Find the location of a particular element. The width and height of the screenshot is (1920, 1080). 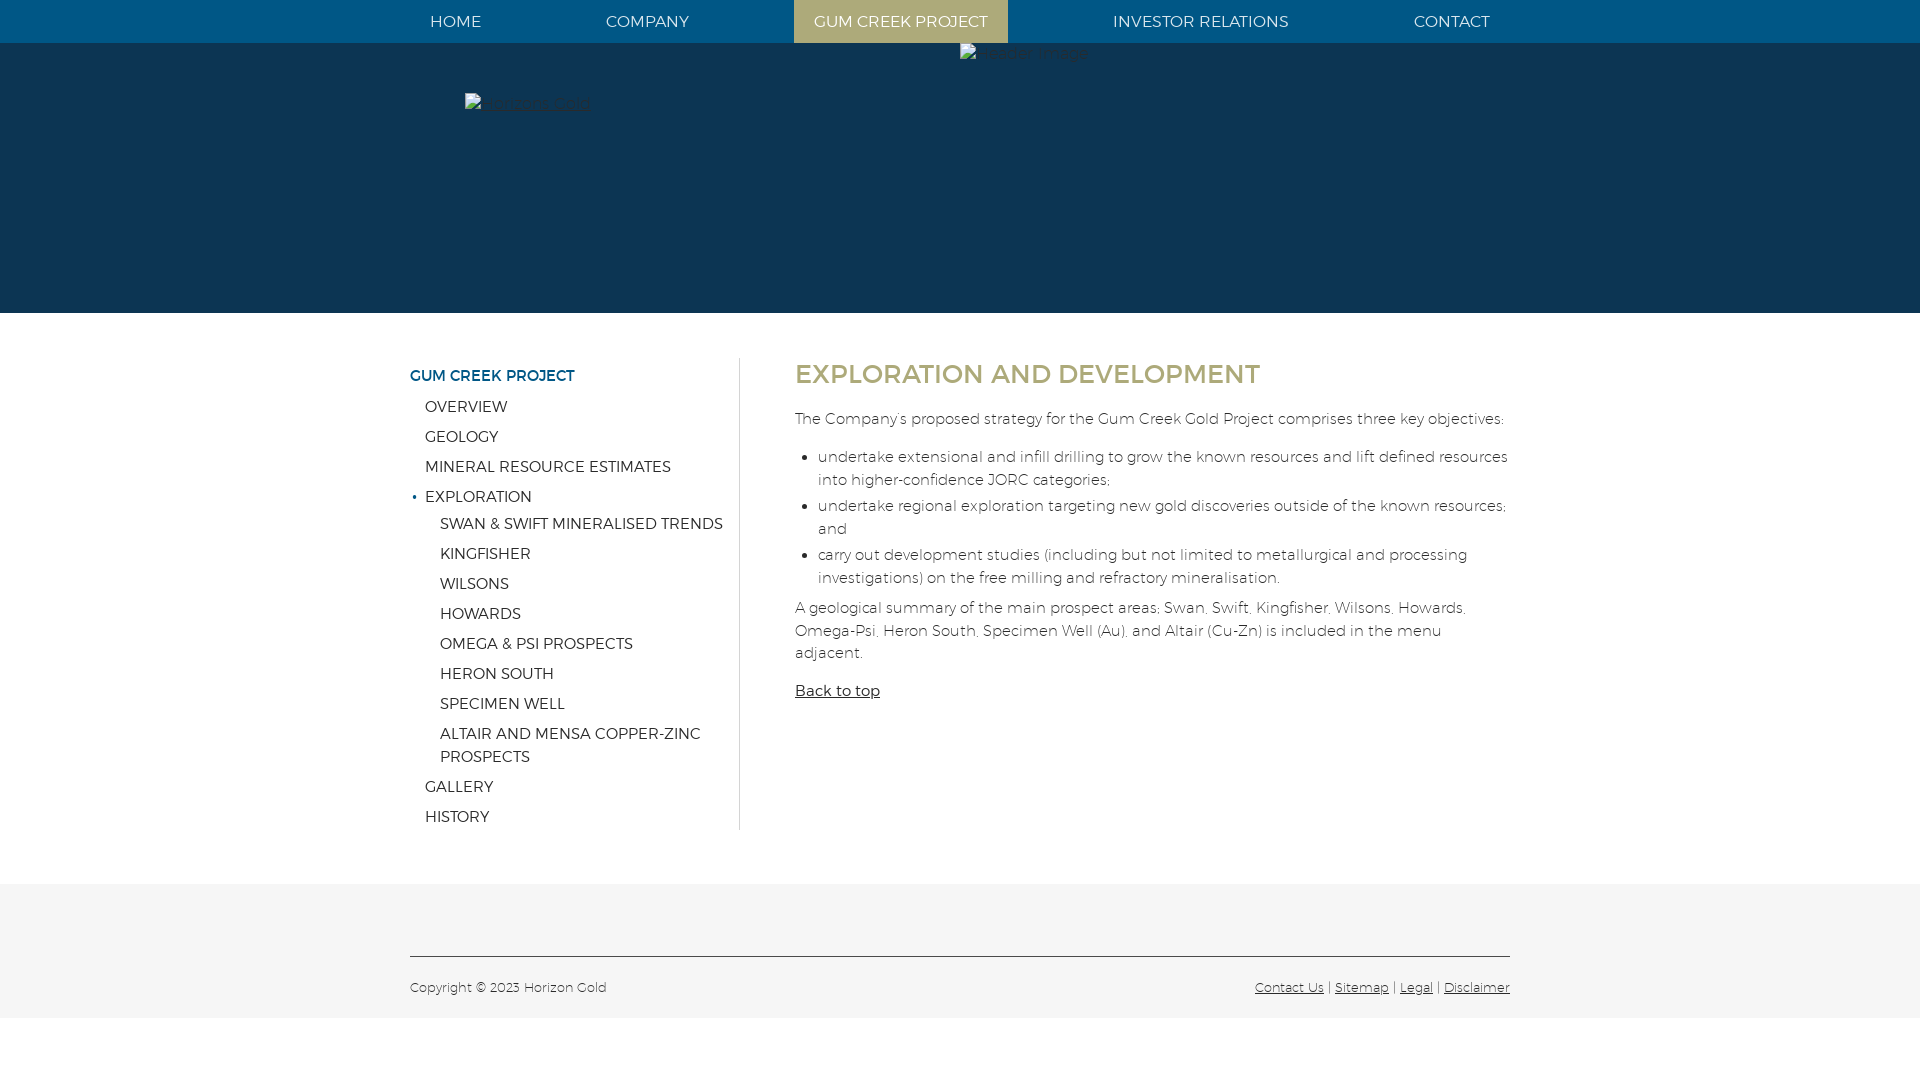

'MINERAL RESOURCE ESTIMATES' is located at coordinates (424, 466).